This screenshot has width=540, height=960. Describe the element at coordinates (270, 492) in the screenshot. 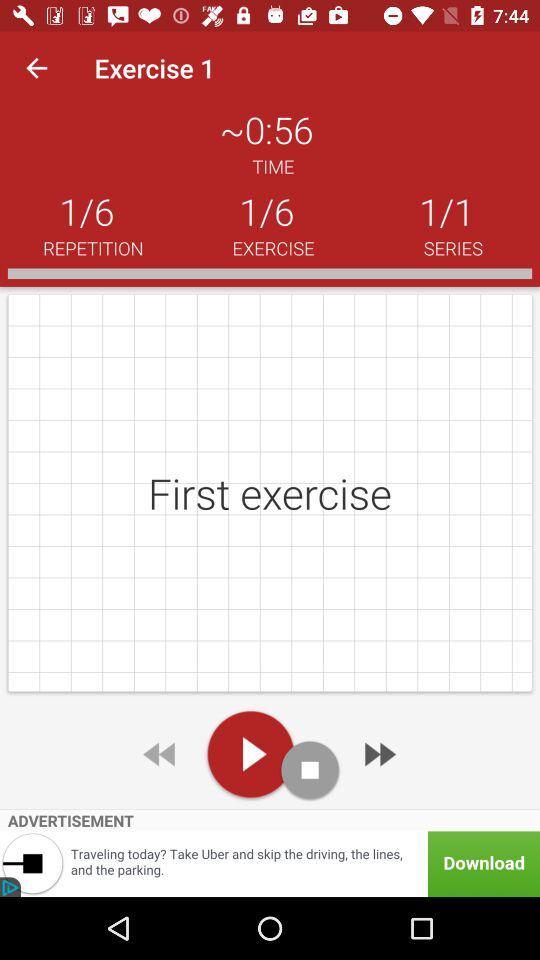

I see `a image with a text first exercise on page` at that location.